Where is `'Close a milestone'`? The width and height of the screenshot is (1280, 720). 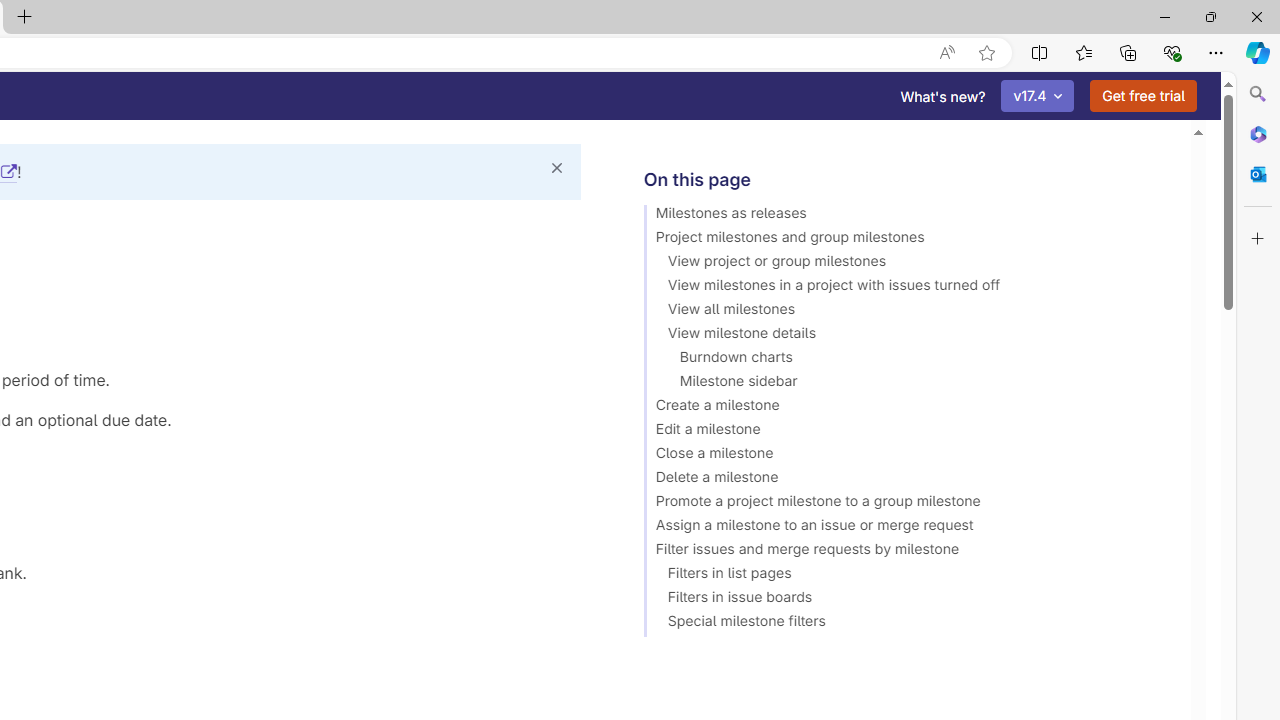 'Close a milestone' is located at coordinates (907, 456).